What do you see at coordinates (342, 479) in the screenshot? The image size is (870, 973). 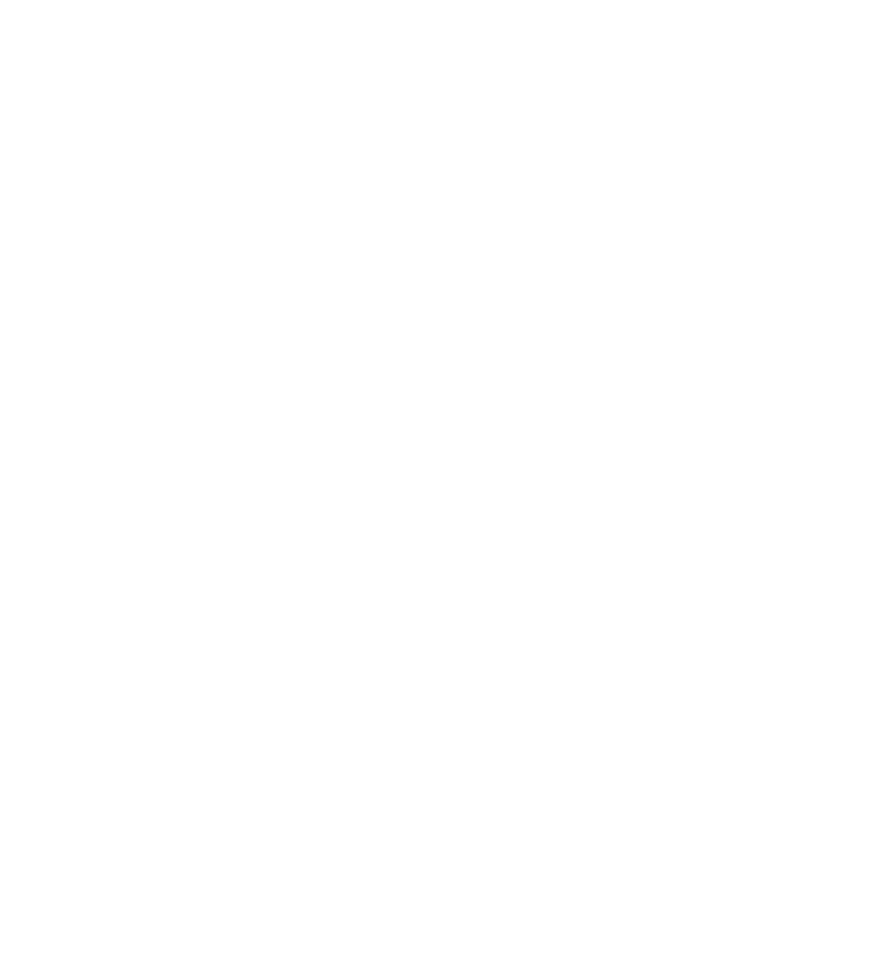 I see `'Genelec UNIO and 8381A Make U.S. Debuts at AES'` at bounding box center [342, 479].